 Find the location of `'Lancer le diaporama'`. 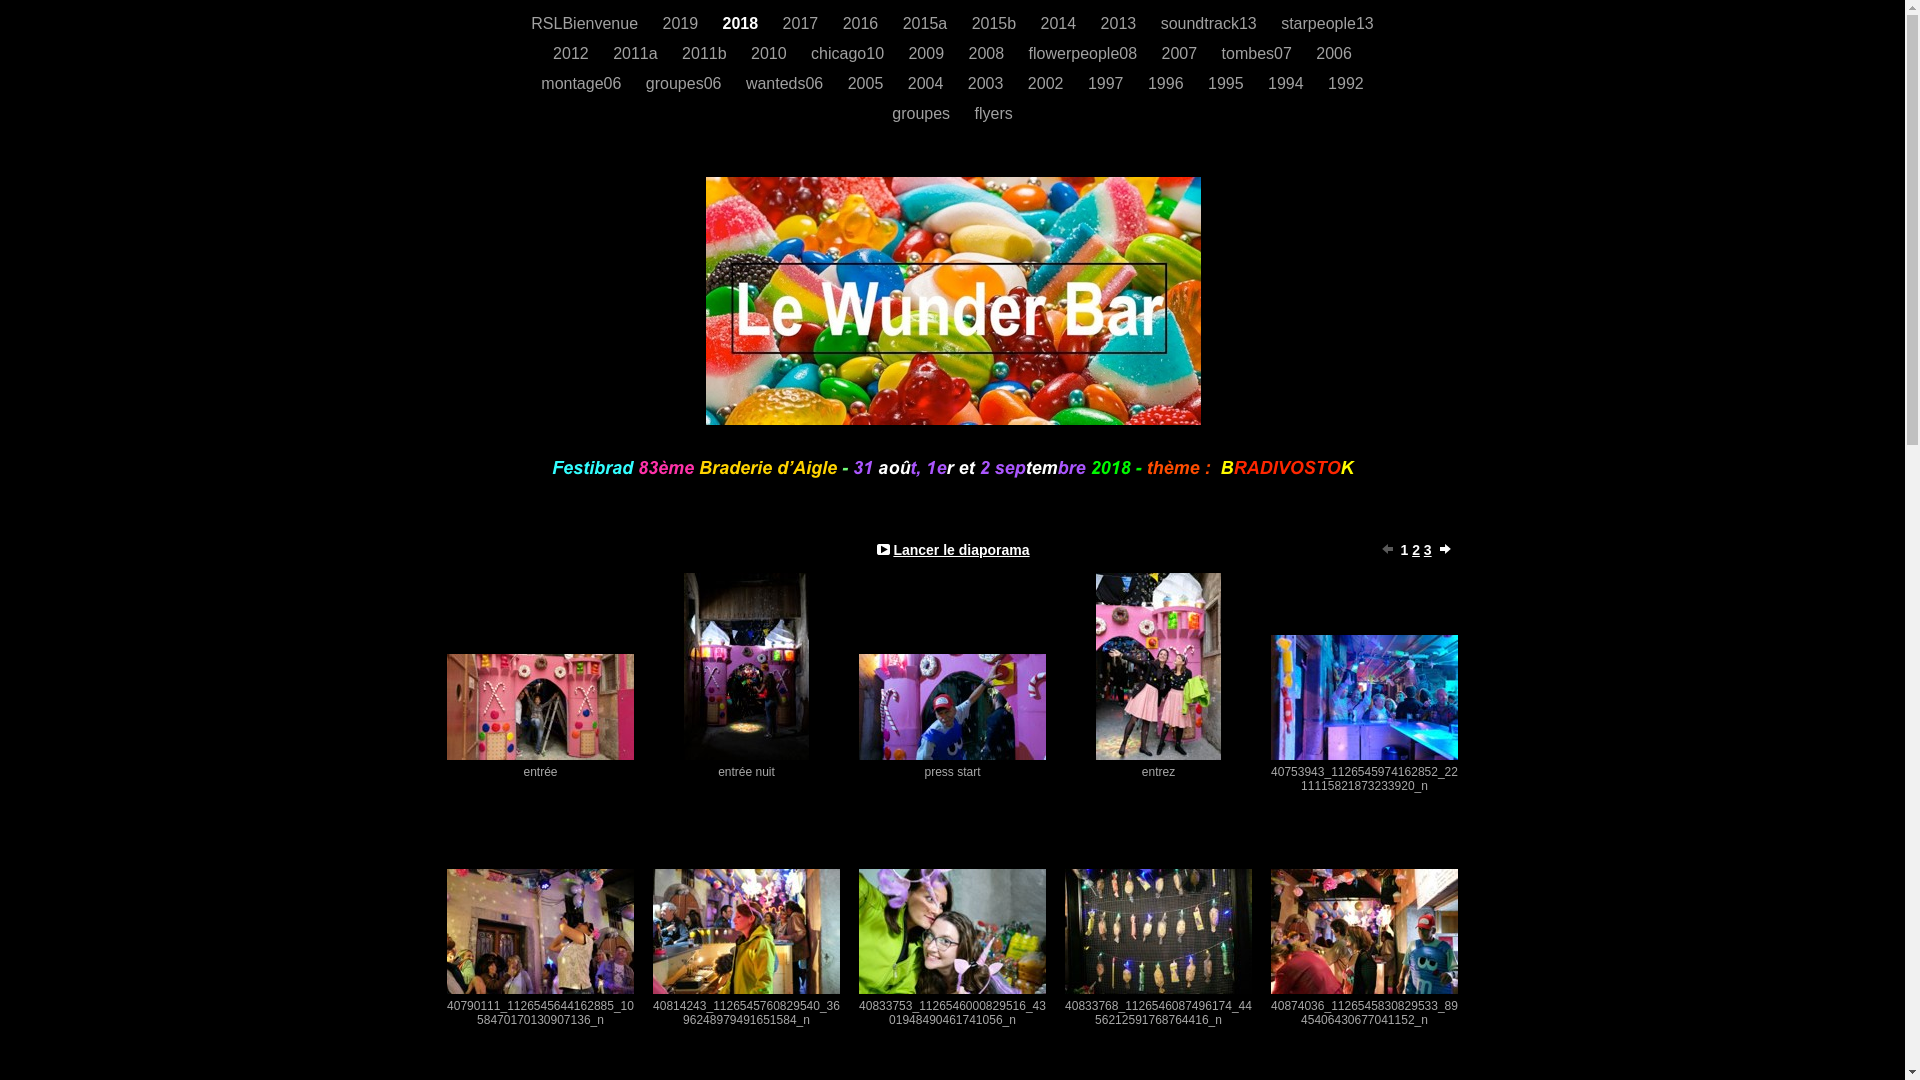

'Lancer le diaporama' is located at coordinates (960, 550).